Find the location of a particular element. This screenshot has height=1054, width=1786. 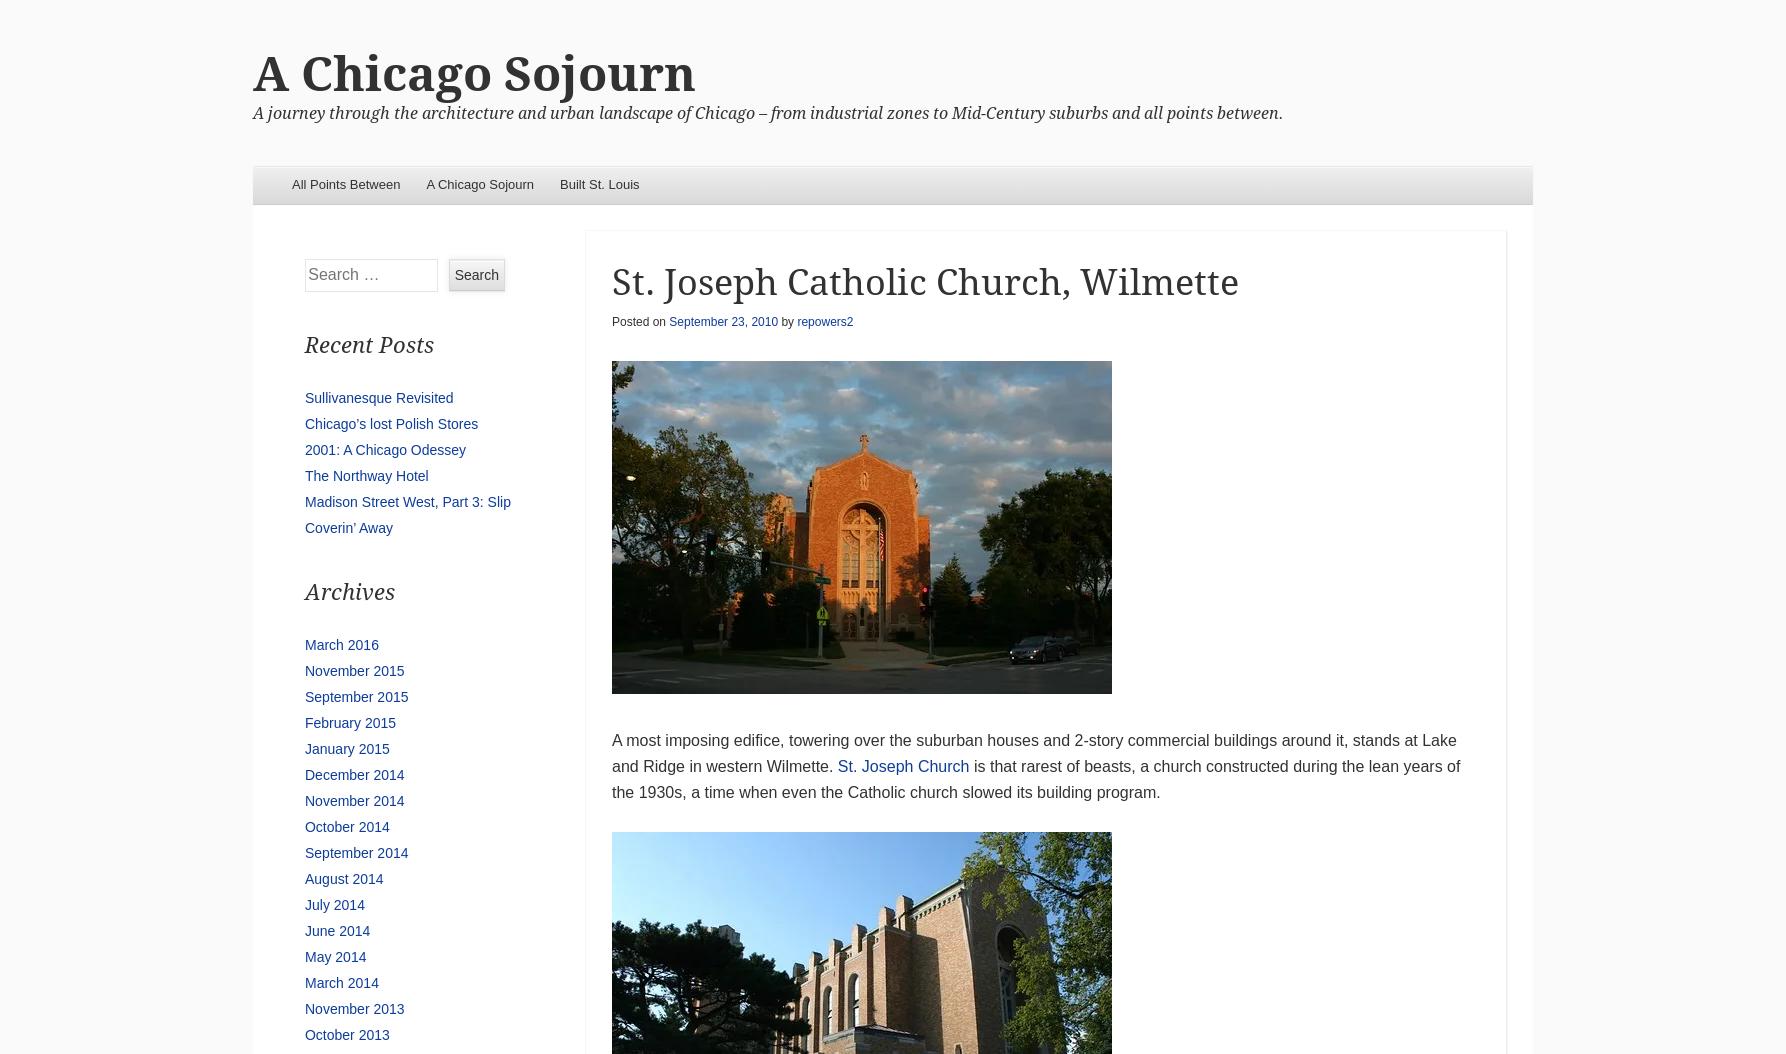

'2001: A Chicago Odessey' is located at coordinates (385, 449).